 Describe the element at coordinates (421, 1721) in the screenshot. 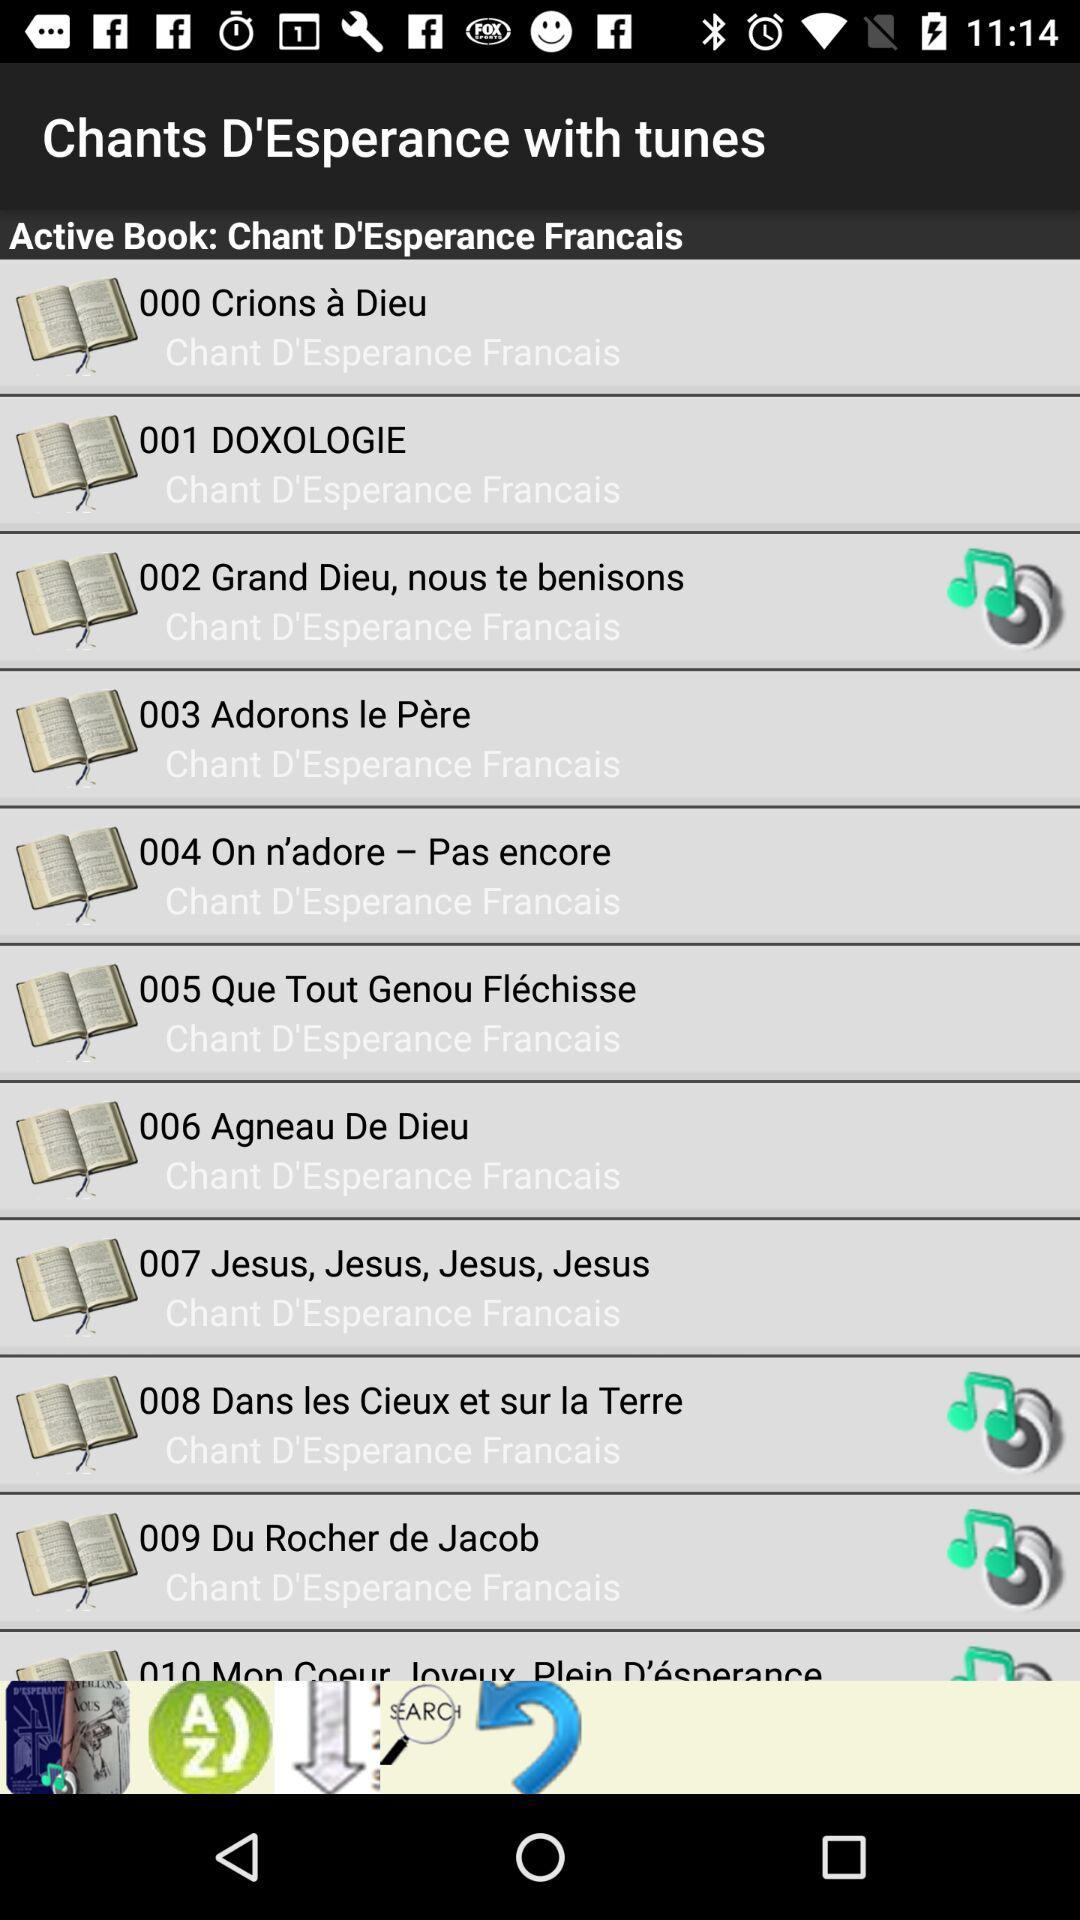

I see `the search icon` at that location.